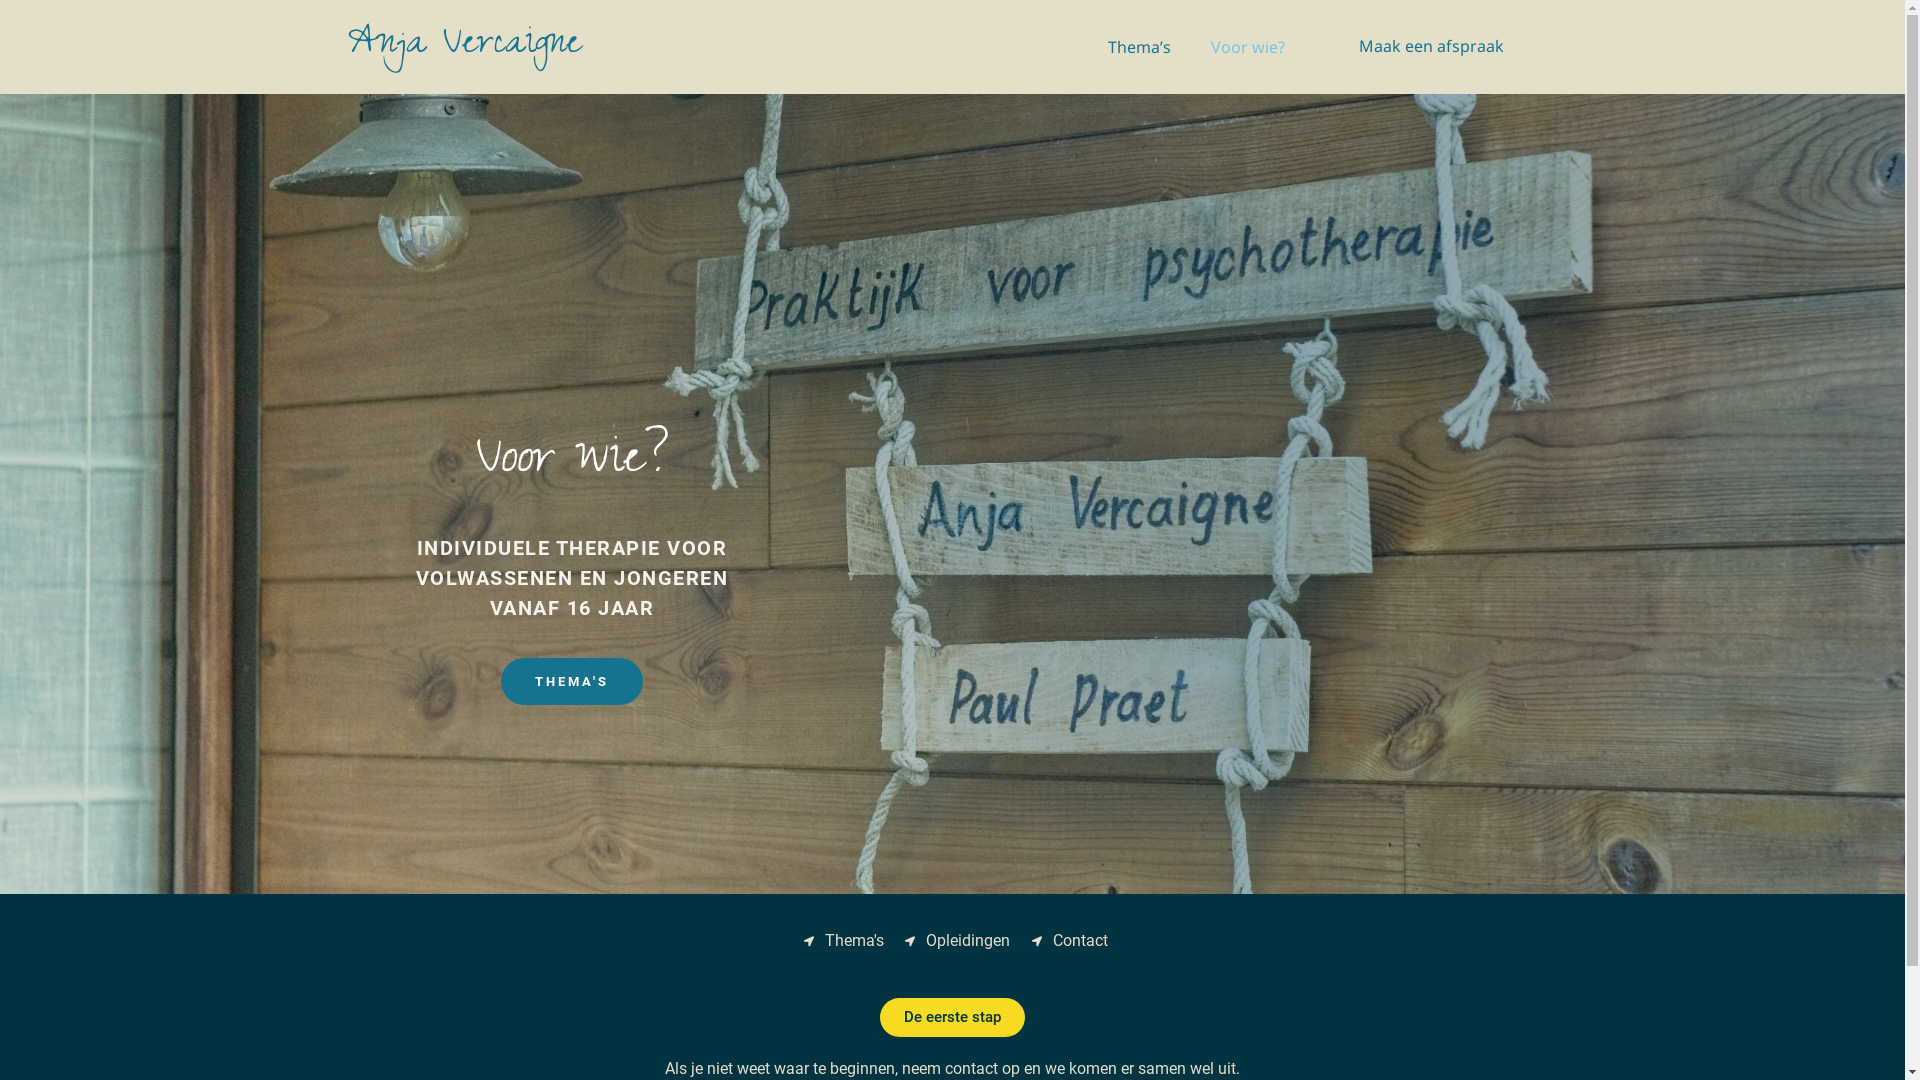  Describe the element at coordinates (1246, 45) in the screenshot. I see `'Voor wie?'` at that location.